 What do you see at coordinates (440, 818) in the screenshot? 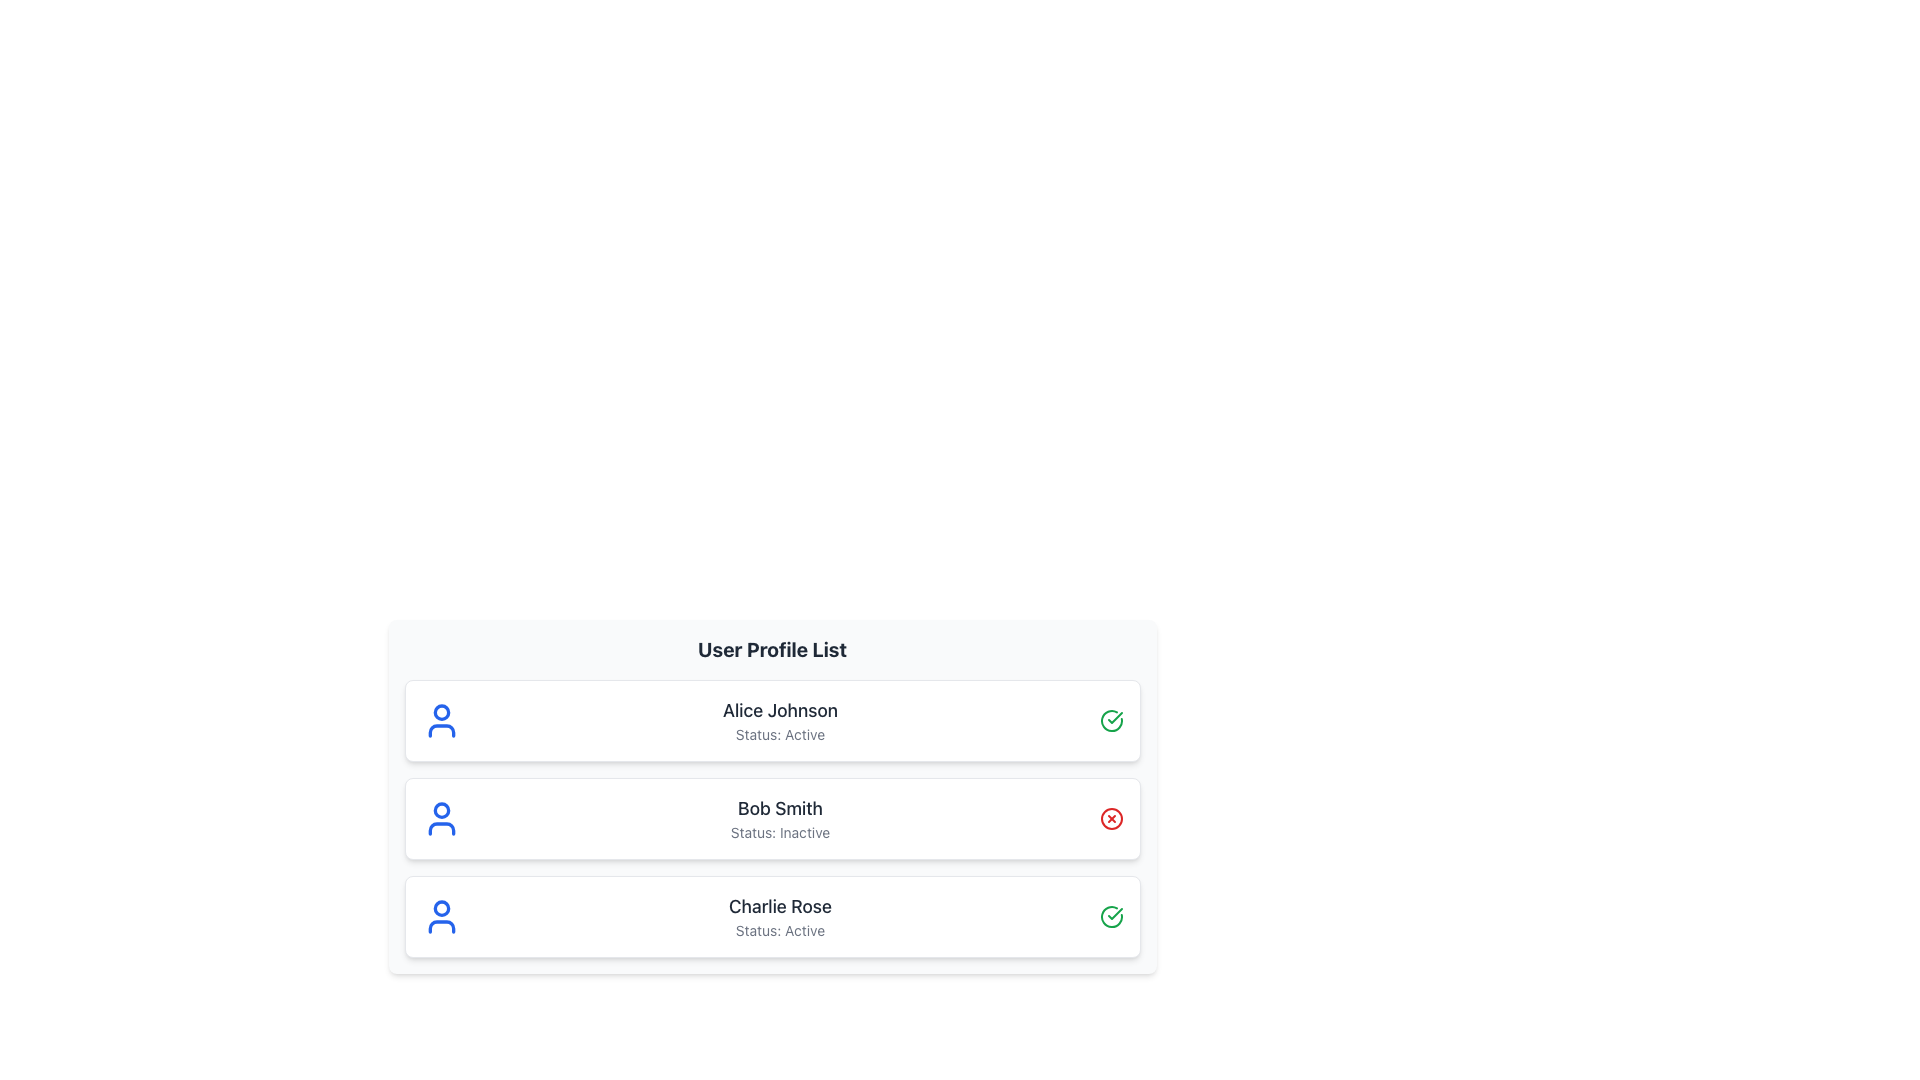
I see `the user profile icon, which is a blue-colored SVG graphic of a person silhouette, located to the left of the user name 'Bob Smith' in the second user card of a vertically aligned list` at bounding box center [440, 818].